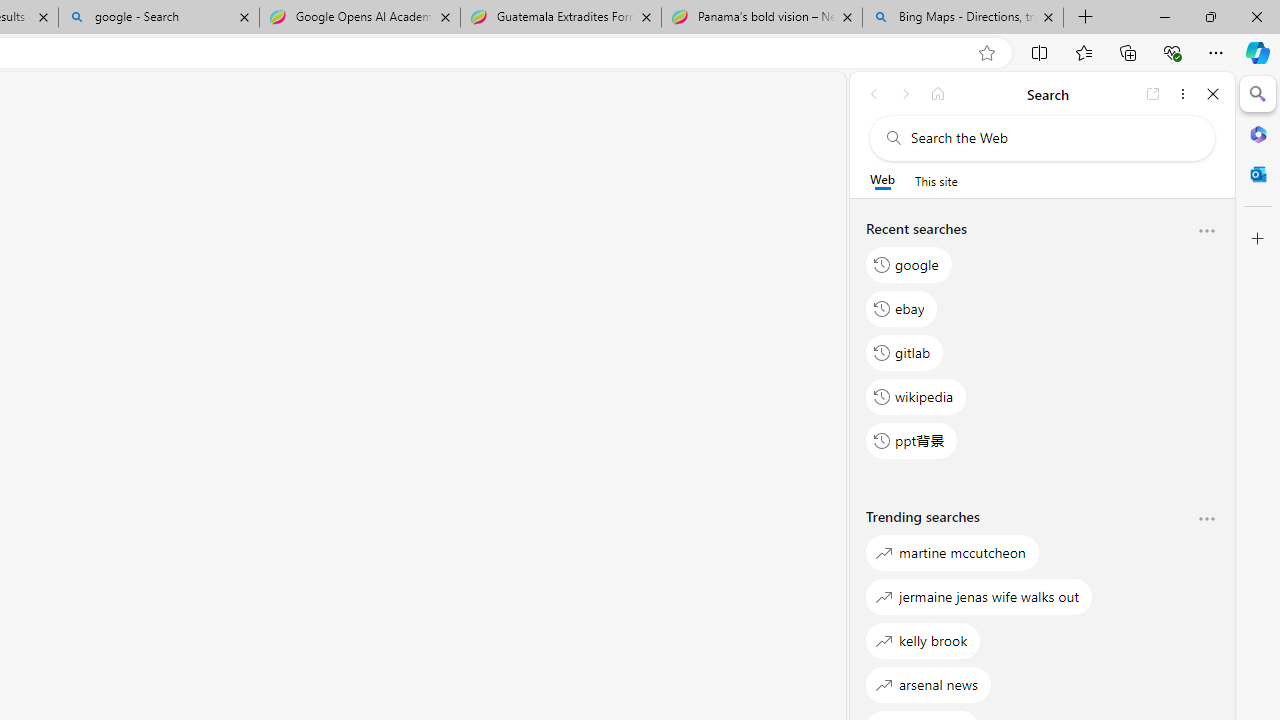 The height and width of the screenshot is (720, 1280). What do you see at coordinates (935, 180) in the screenshot?
I see `'This site scope'` at bounding box center [935, 180].